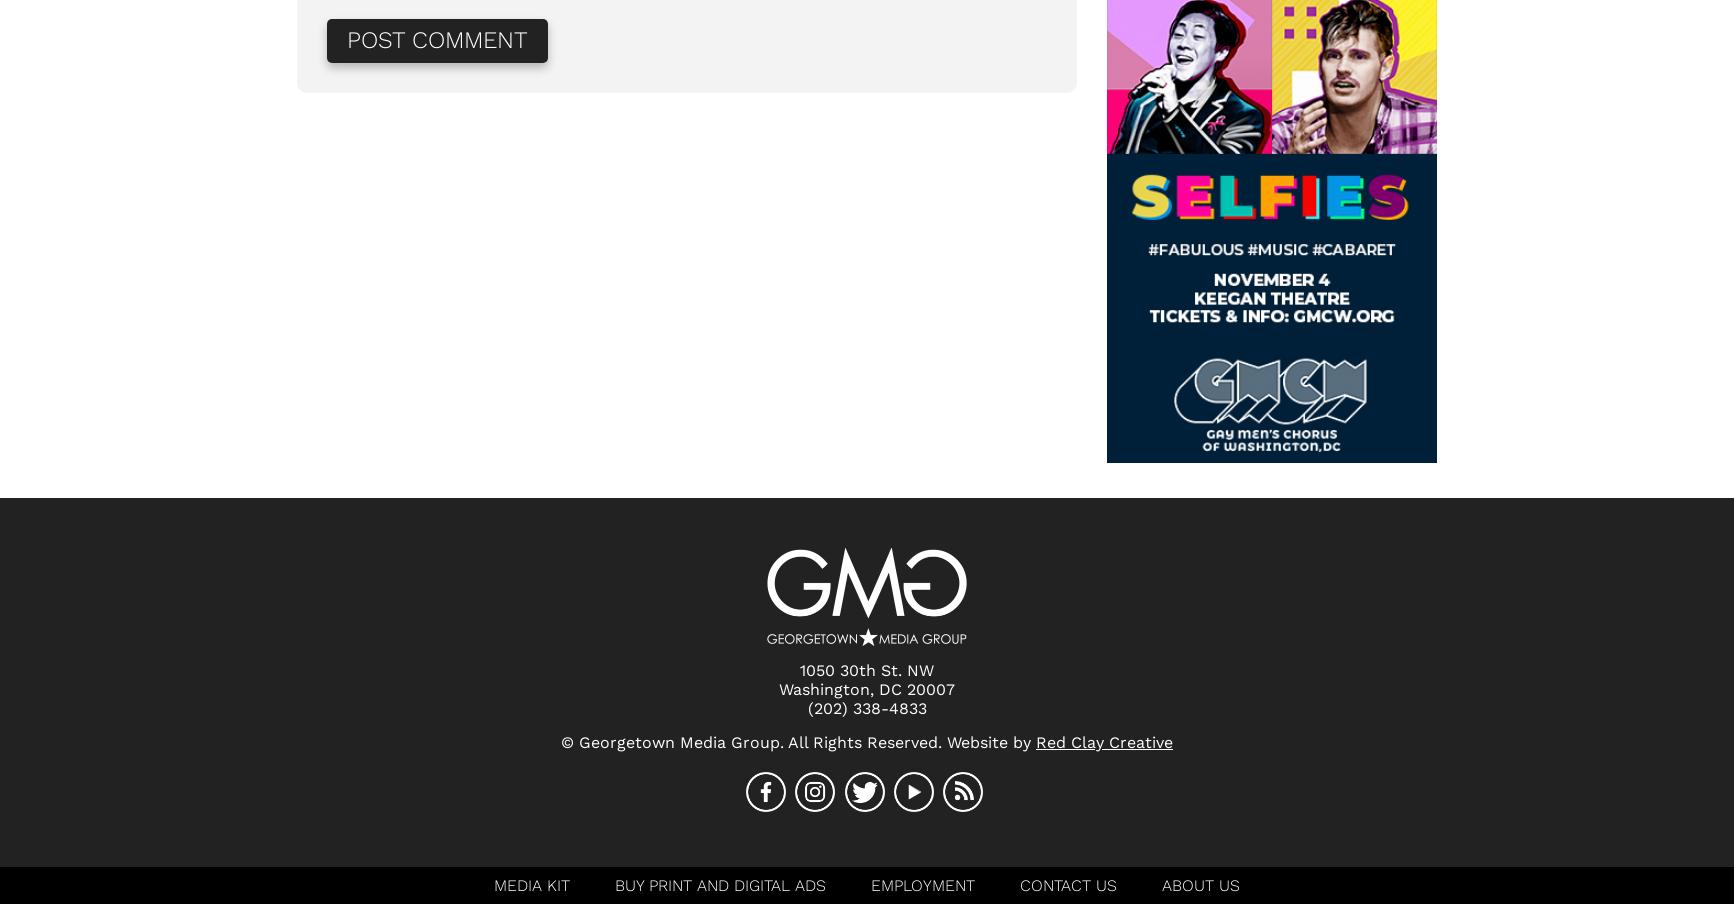 This screenshot has height=904, width=1734. Describe the element at coordinates (530, 885) in the screenshot. I see `'Media Kit'` at that location.